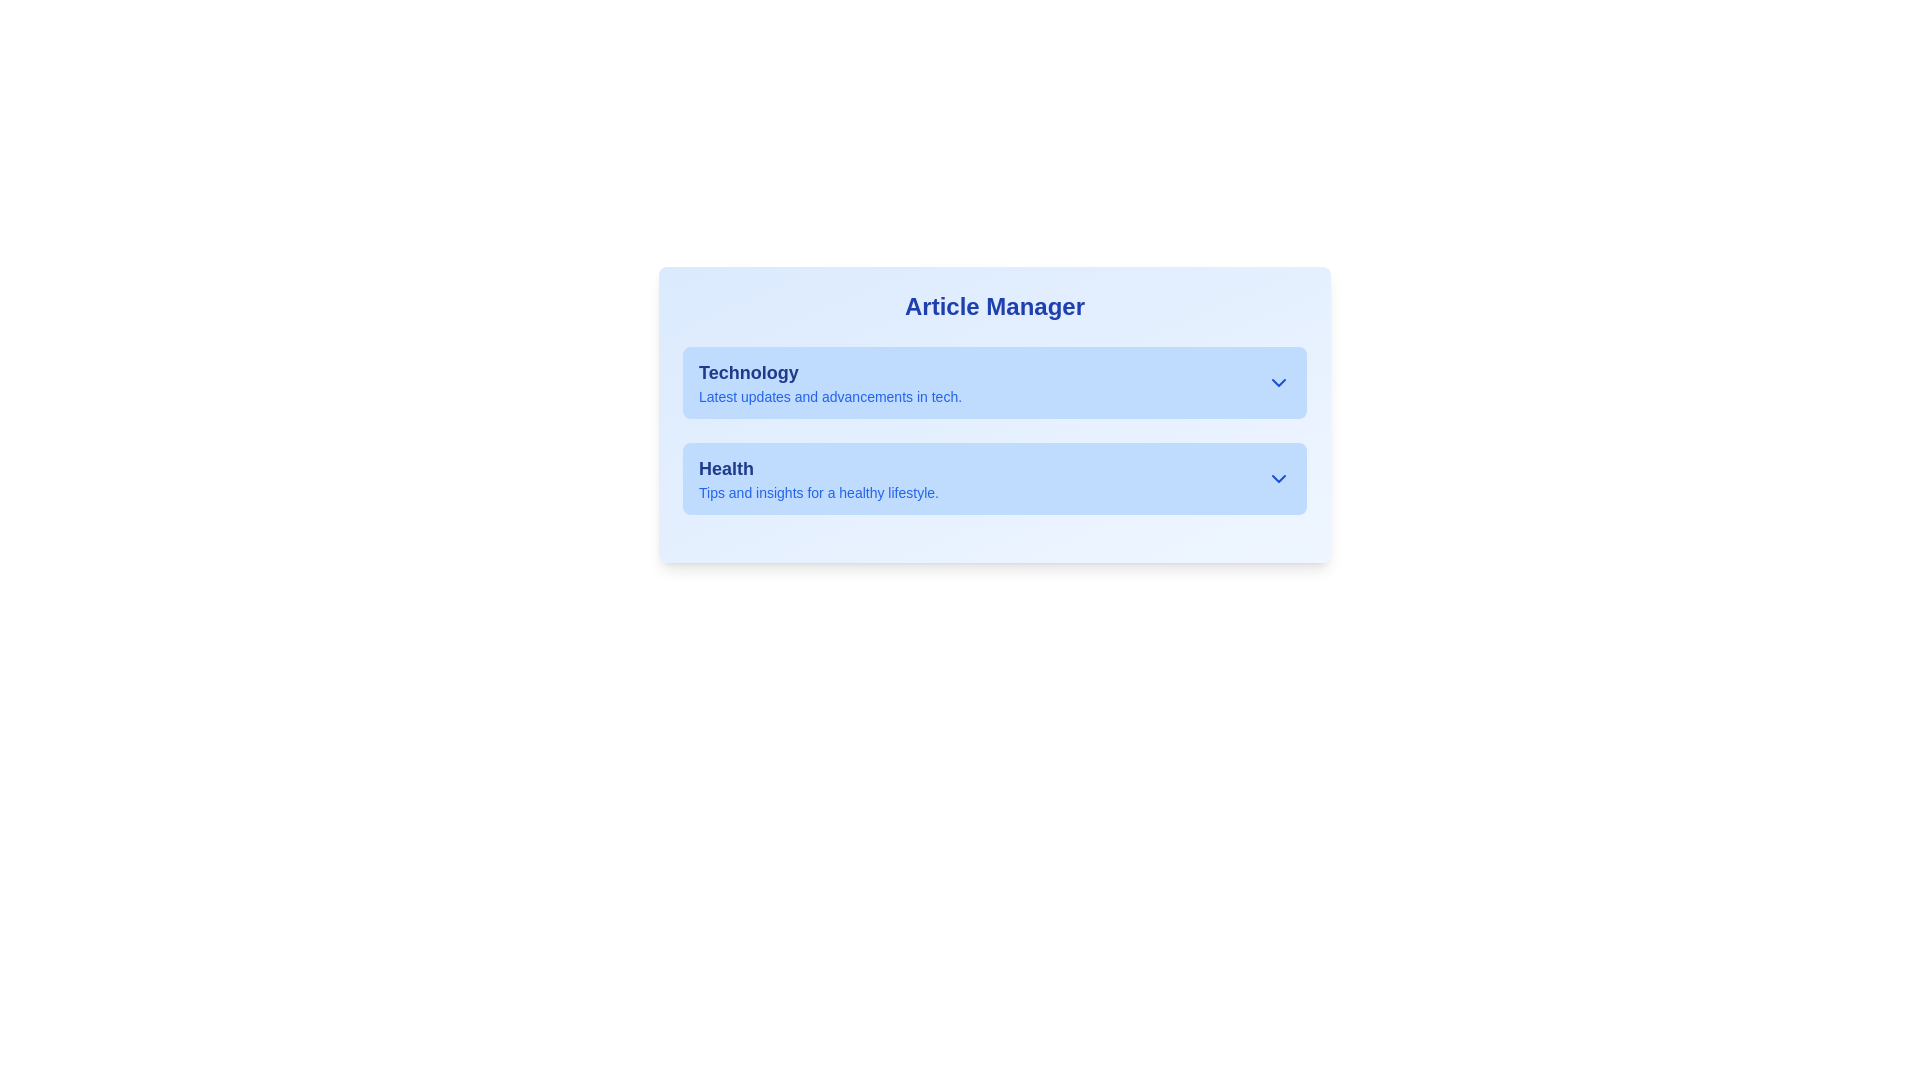 This screenshot has width=1920, height=1080. What do you see at coordinates (818, 478) in the screenshot?
I see `text block located in the 'Article Manager' interface, which serves as a title and brief description for health topics, positioned below the 'Technology' section` at bounding box center [818, 478].